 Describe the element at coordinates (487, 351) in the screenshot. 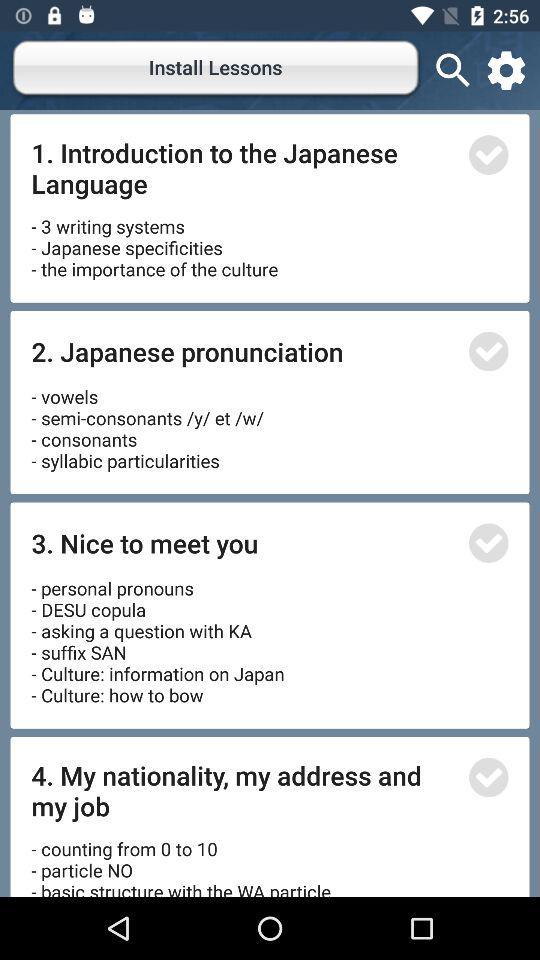

I see `this option` at that location.